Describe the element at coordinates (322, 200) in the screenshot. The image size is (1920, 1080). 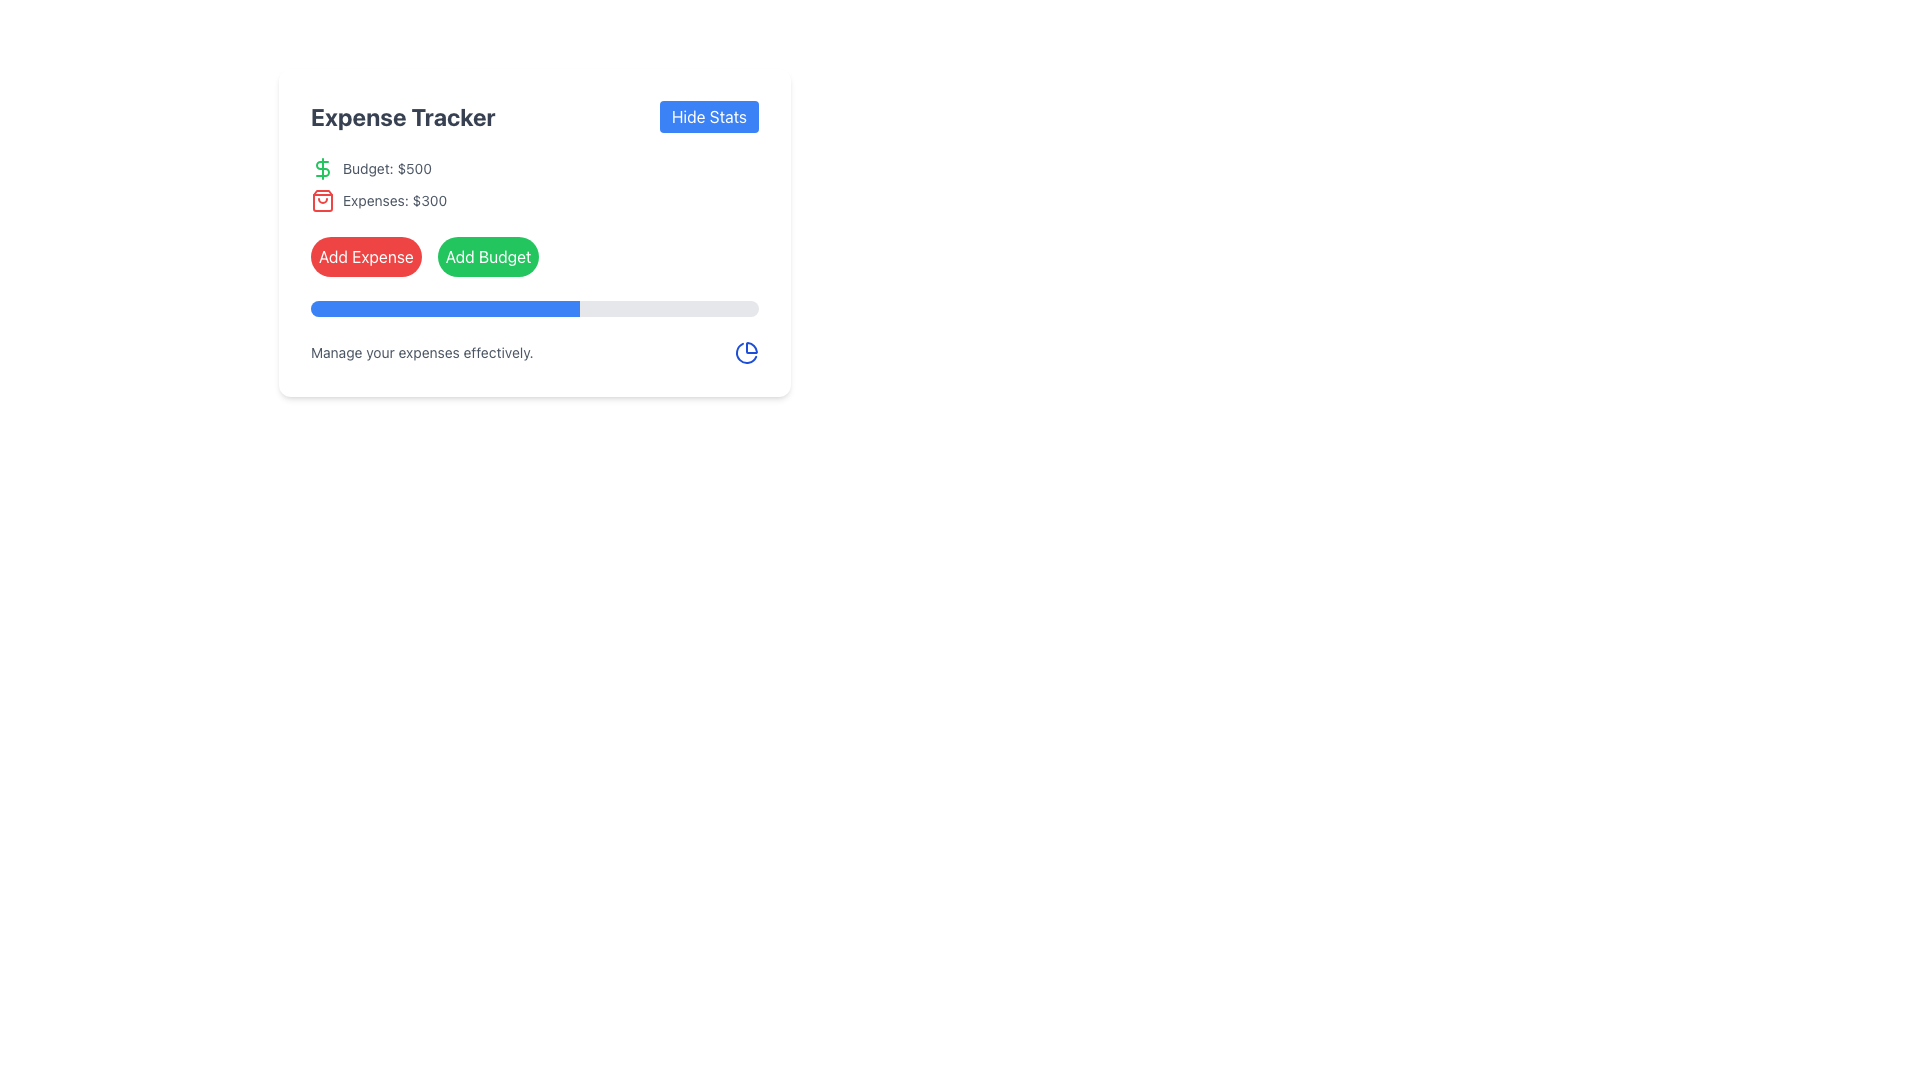
I see `the red shopping bag icon located next to the text 'Expenses: $300', which indicates expense-related features` at that location.